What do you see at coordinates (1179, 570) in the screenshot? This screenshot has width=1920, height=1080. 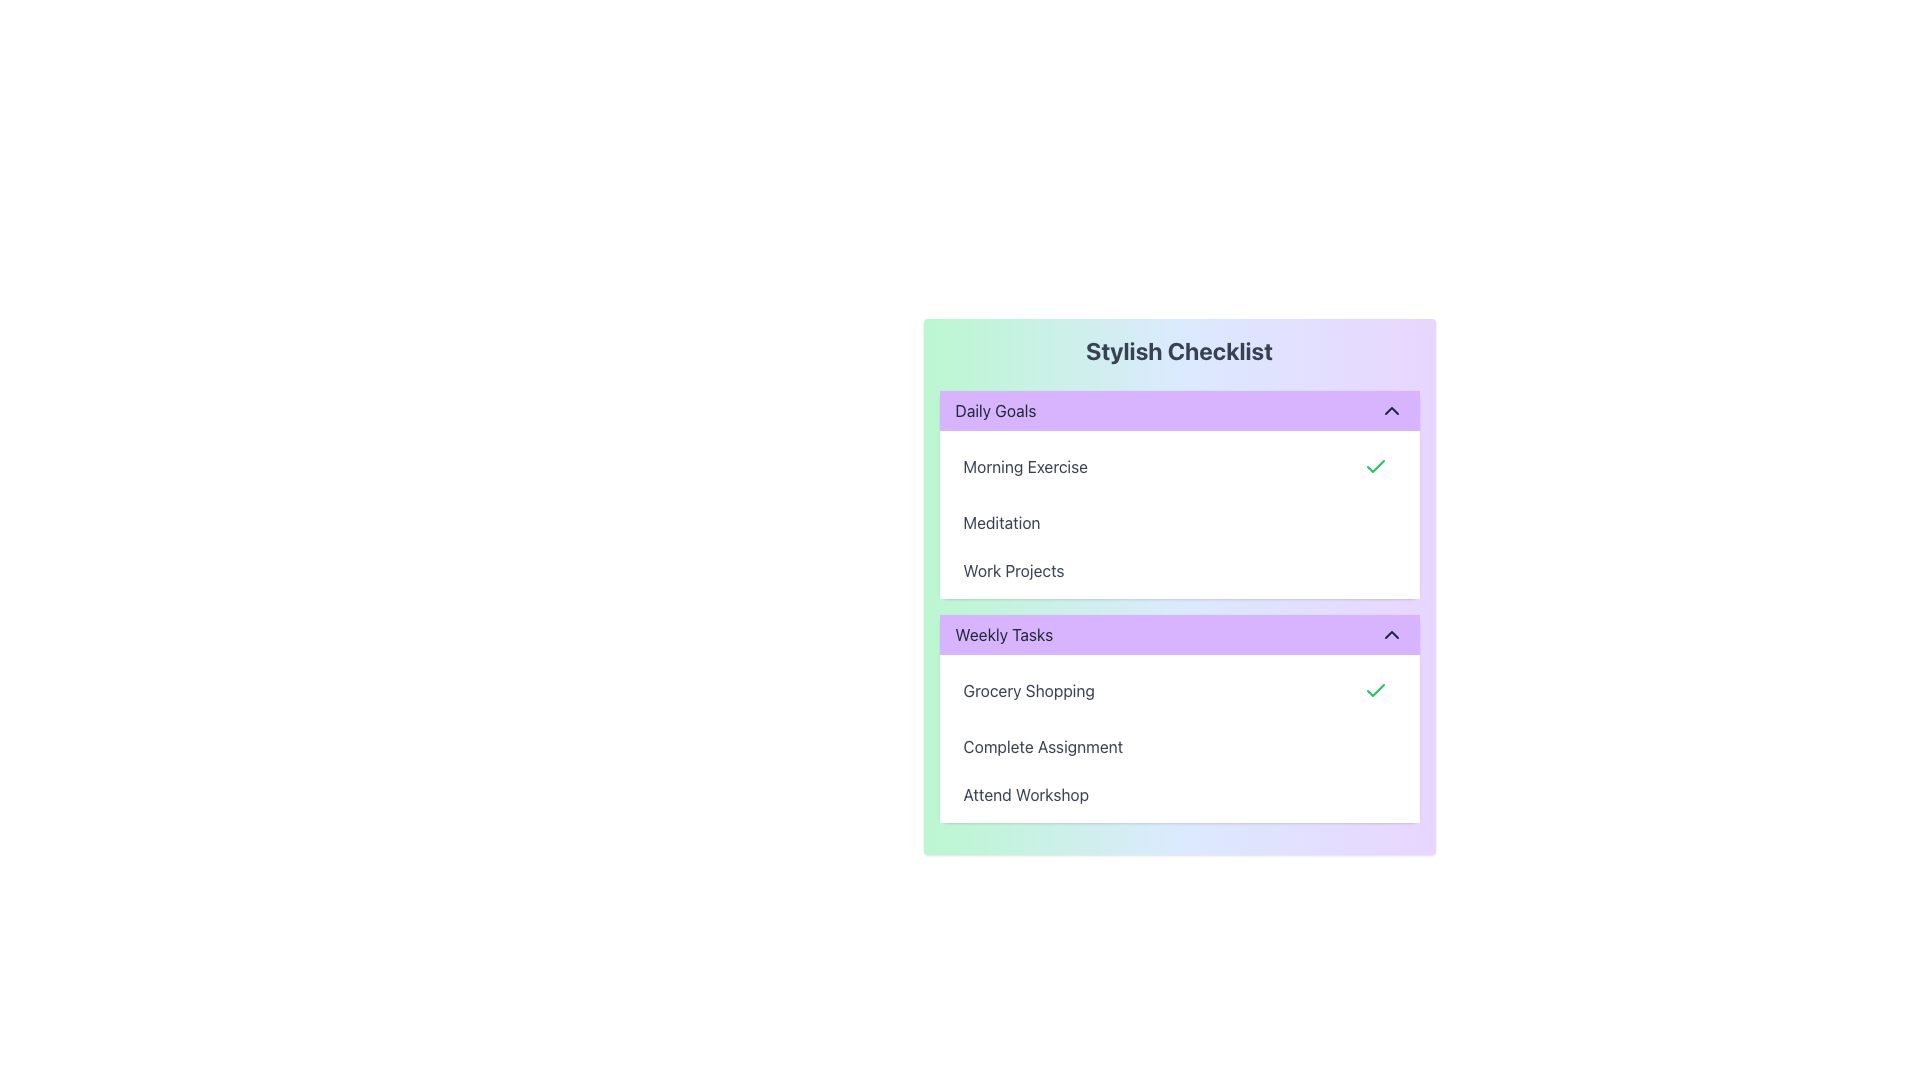 I see `the checklist item labeled 'Work Projects', which is the third item in the 'Daily Goals' section` at bounding box center [1179, 570].